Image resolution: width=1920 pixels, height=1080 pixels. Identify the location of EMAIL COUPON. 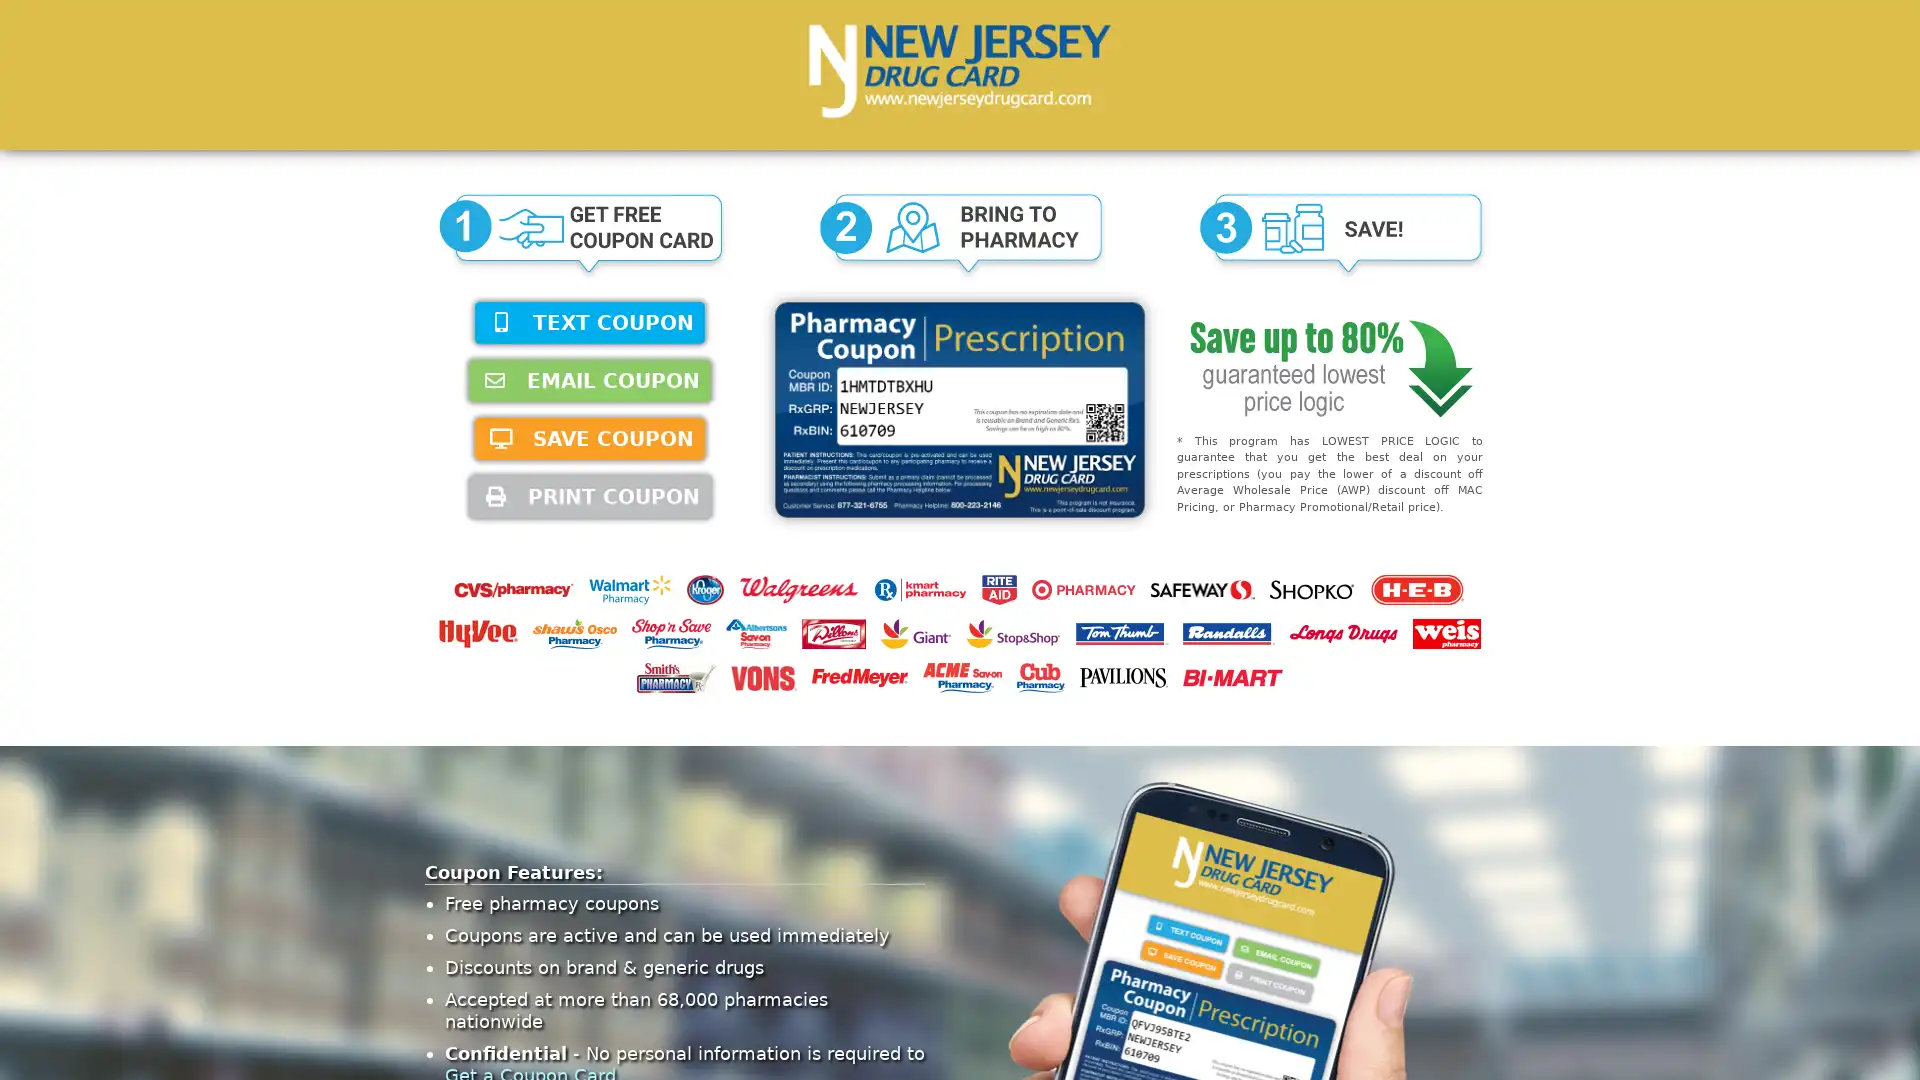
(589, 381).